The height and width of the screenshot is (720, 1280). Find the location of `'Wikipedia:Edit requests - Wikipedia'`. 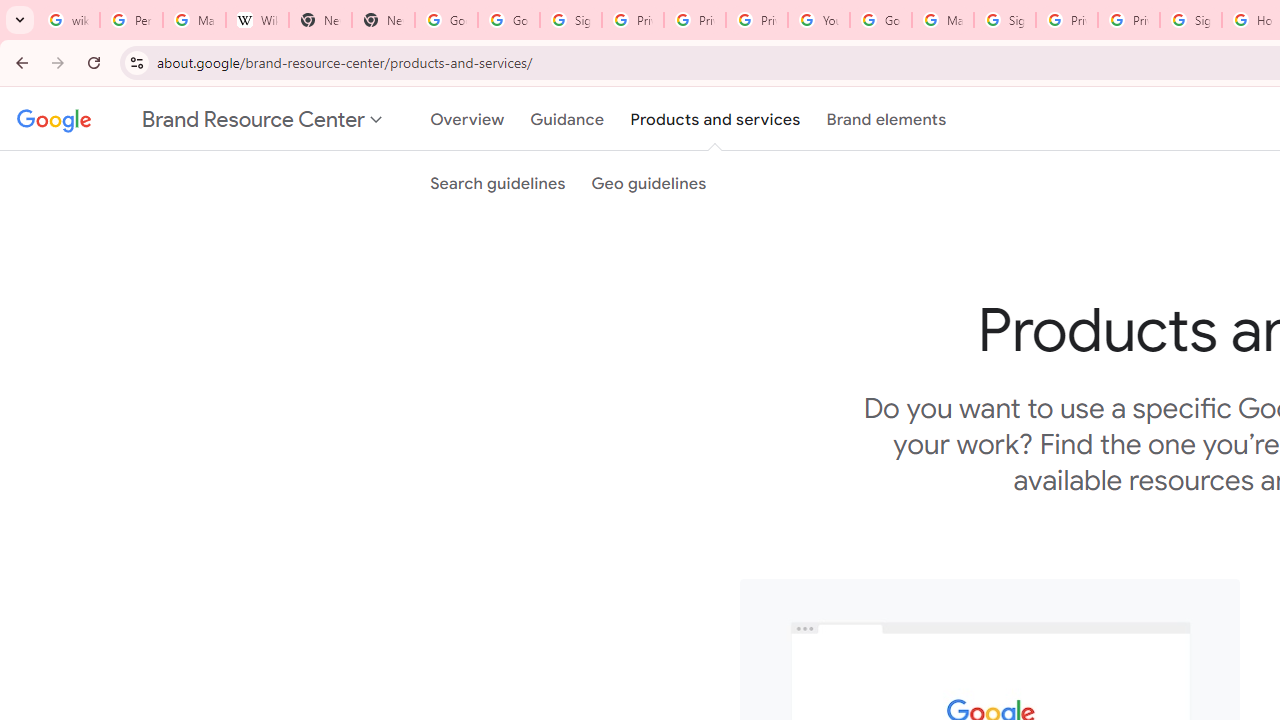

'Wikipedia:Edit requests - Wikipedia' is located at coordinates (256, 20).